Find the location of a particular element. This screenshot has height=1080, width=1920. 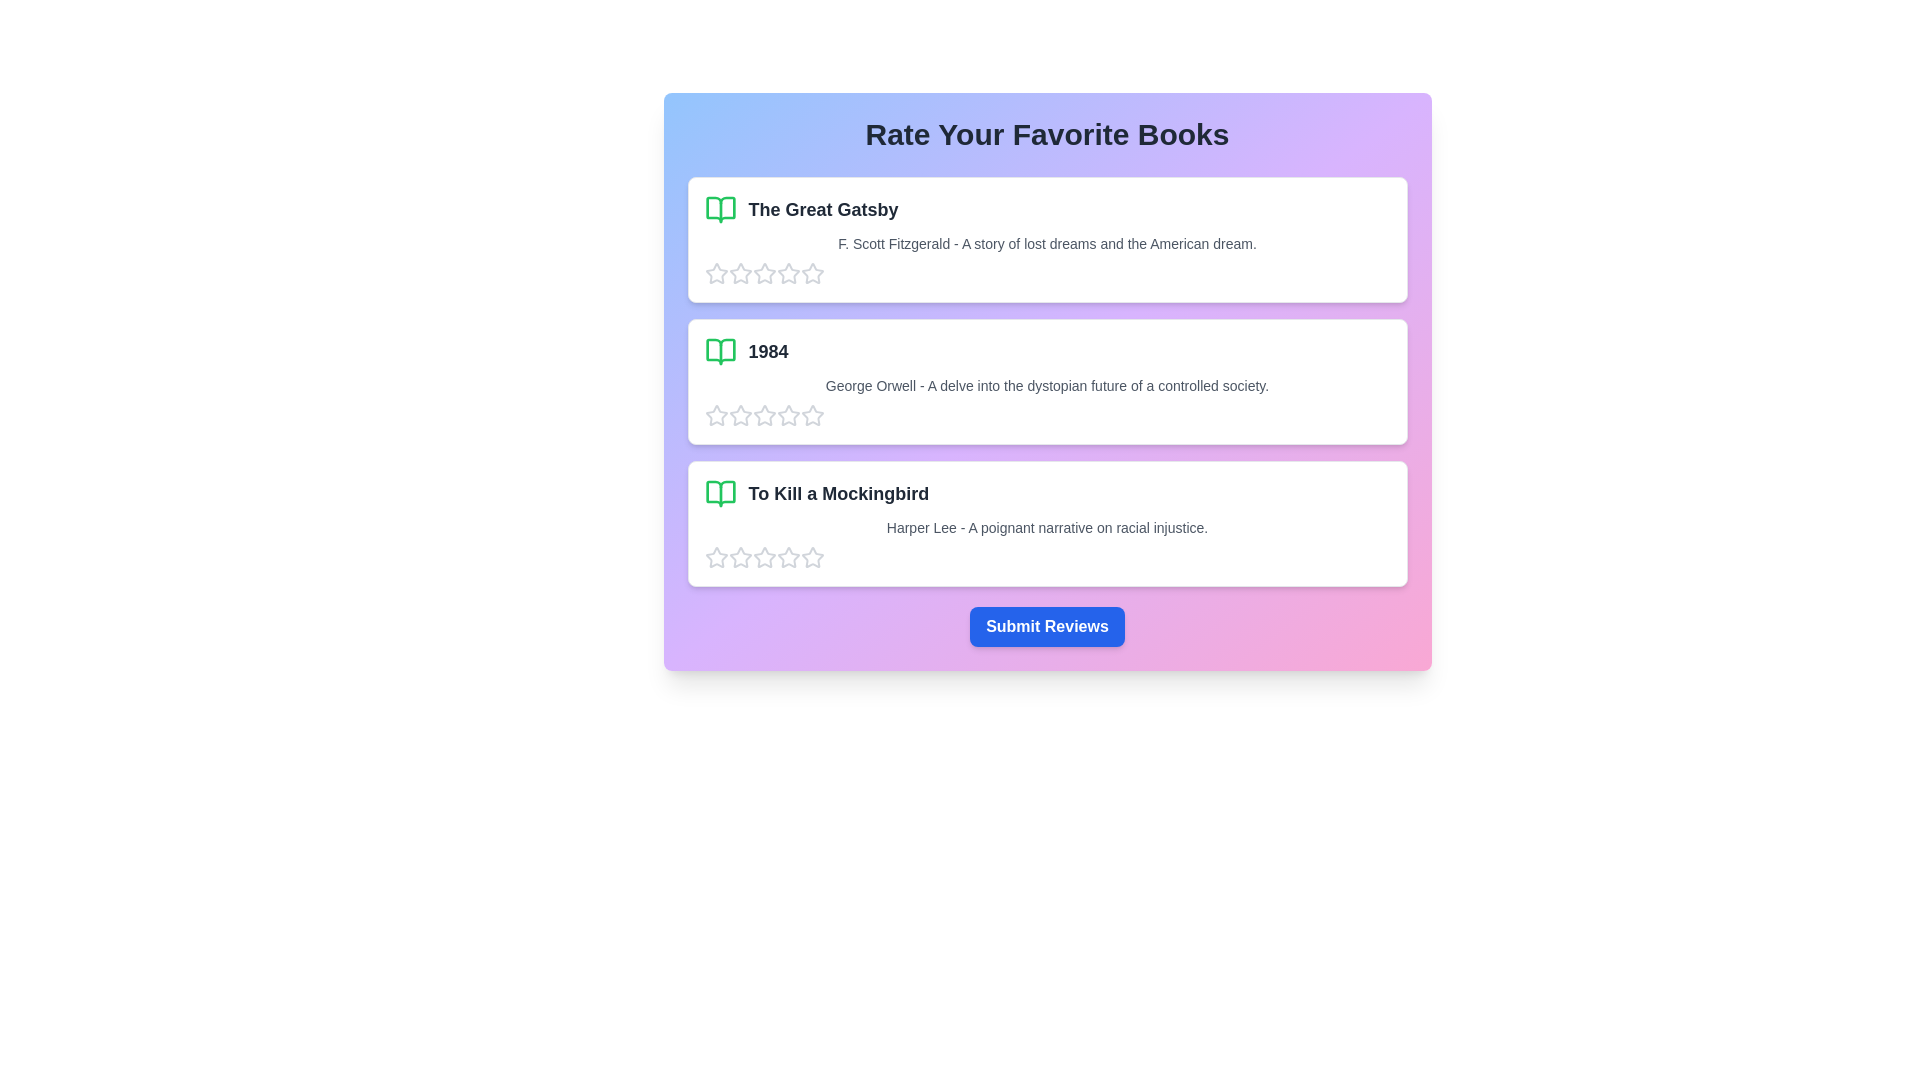

the star corresponding to 2 for the book titled The Great Gatsby is located at coordinates (739, 273).